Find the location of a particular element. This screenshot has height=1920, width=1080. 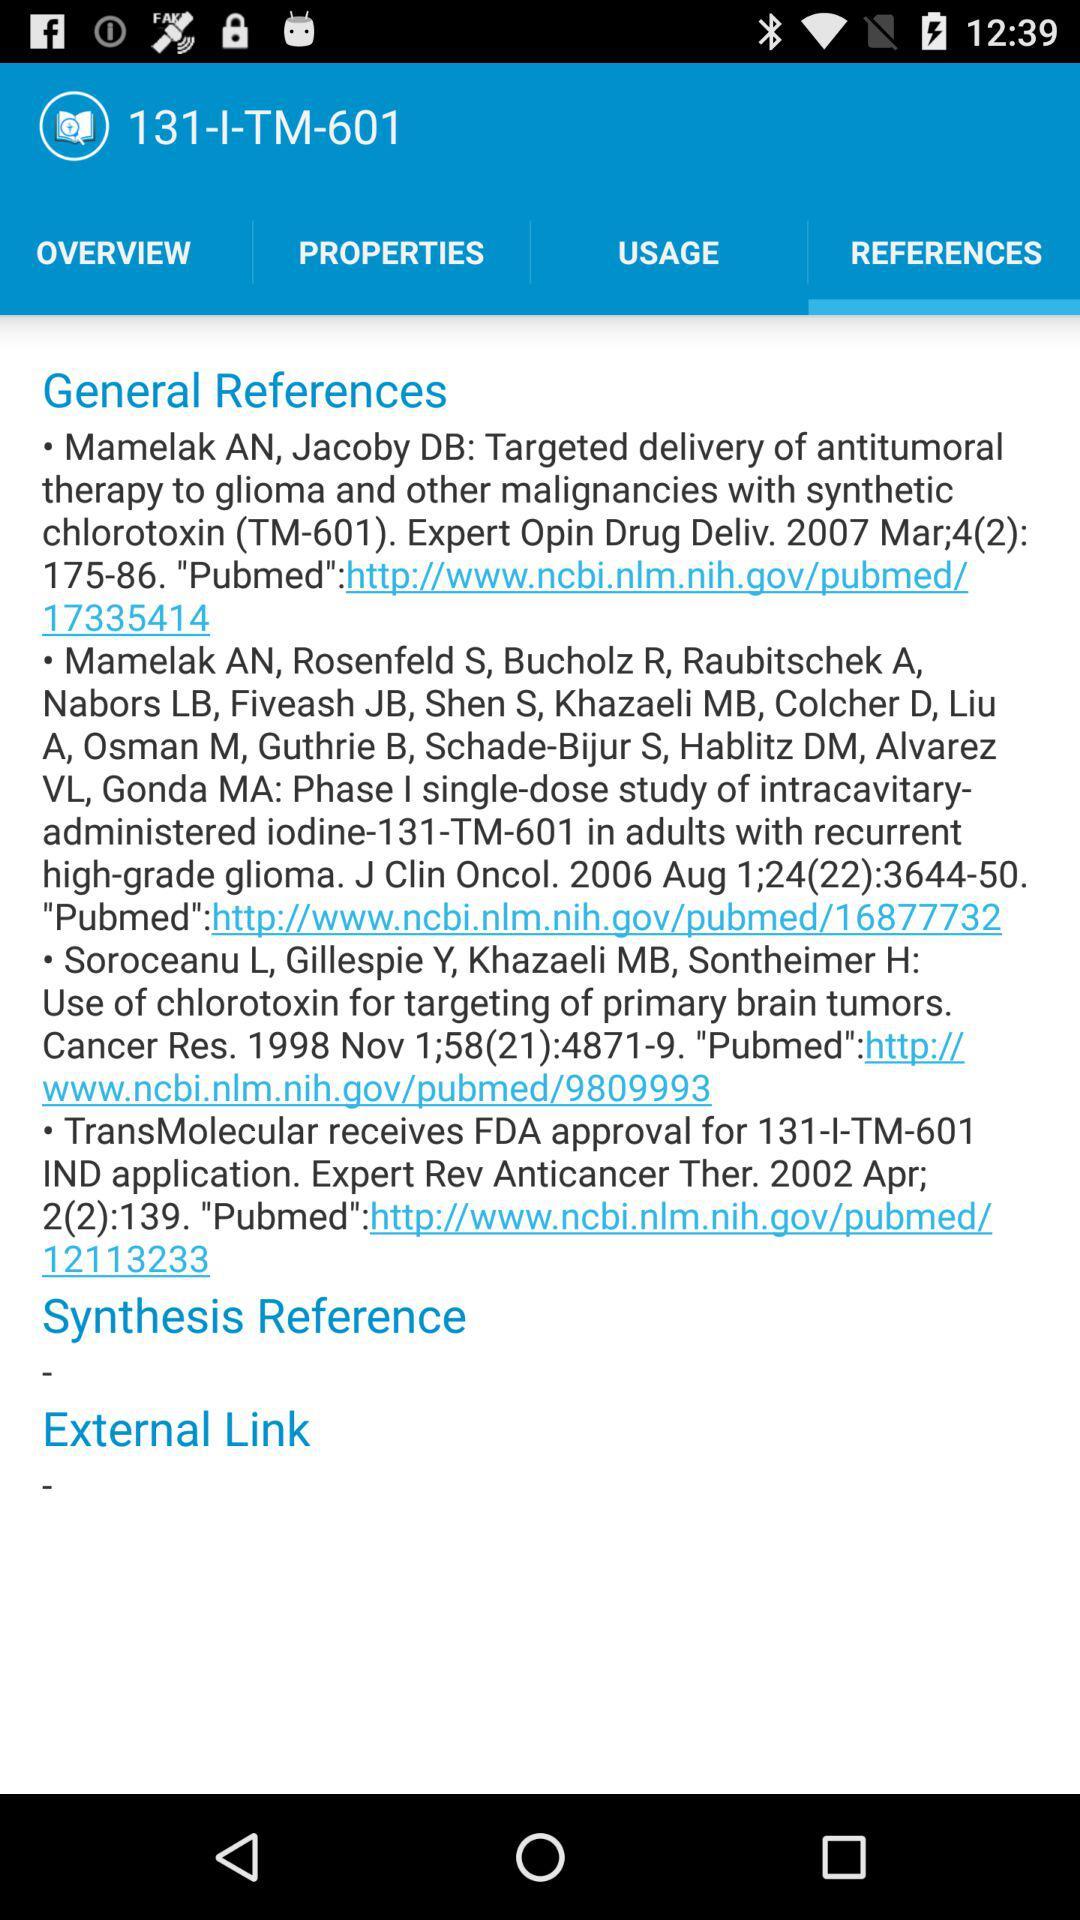

app above the synthesis reference app is located at coordinates (540, 851).